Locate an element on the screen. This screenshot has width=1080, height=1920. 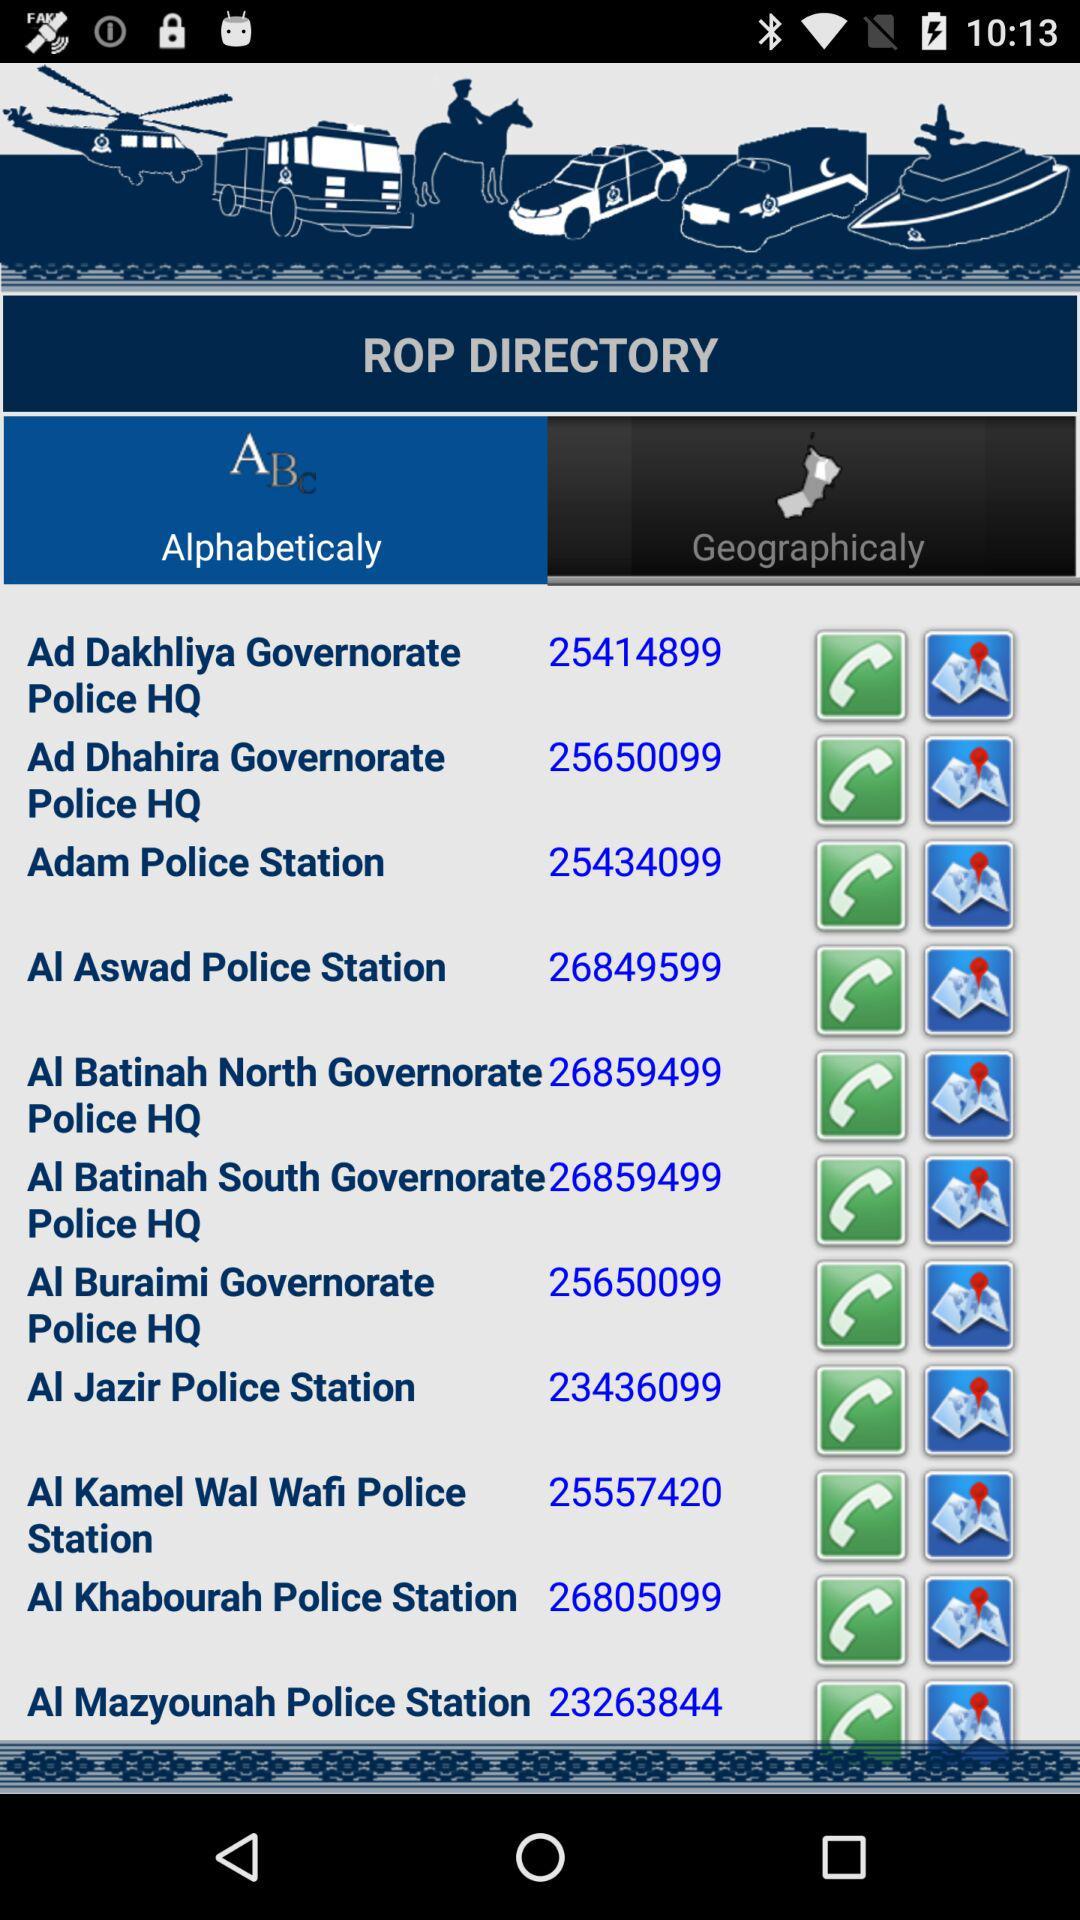
the call icon is located at coordinates (859, 1397).